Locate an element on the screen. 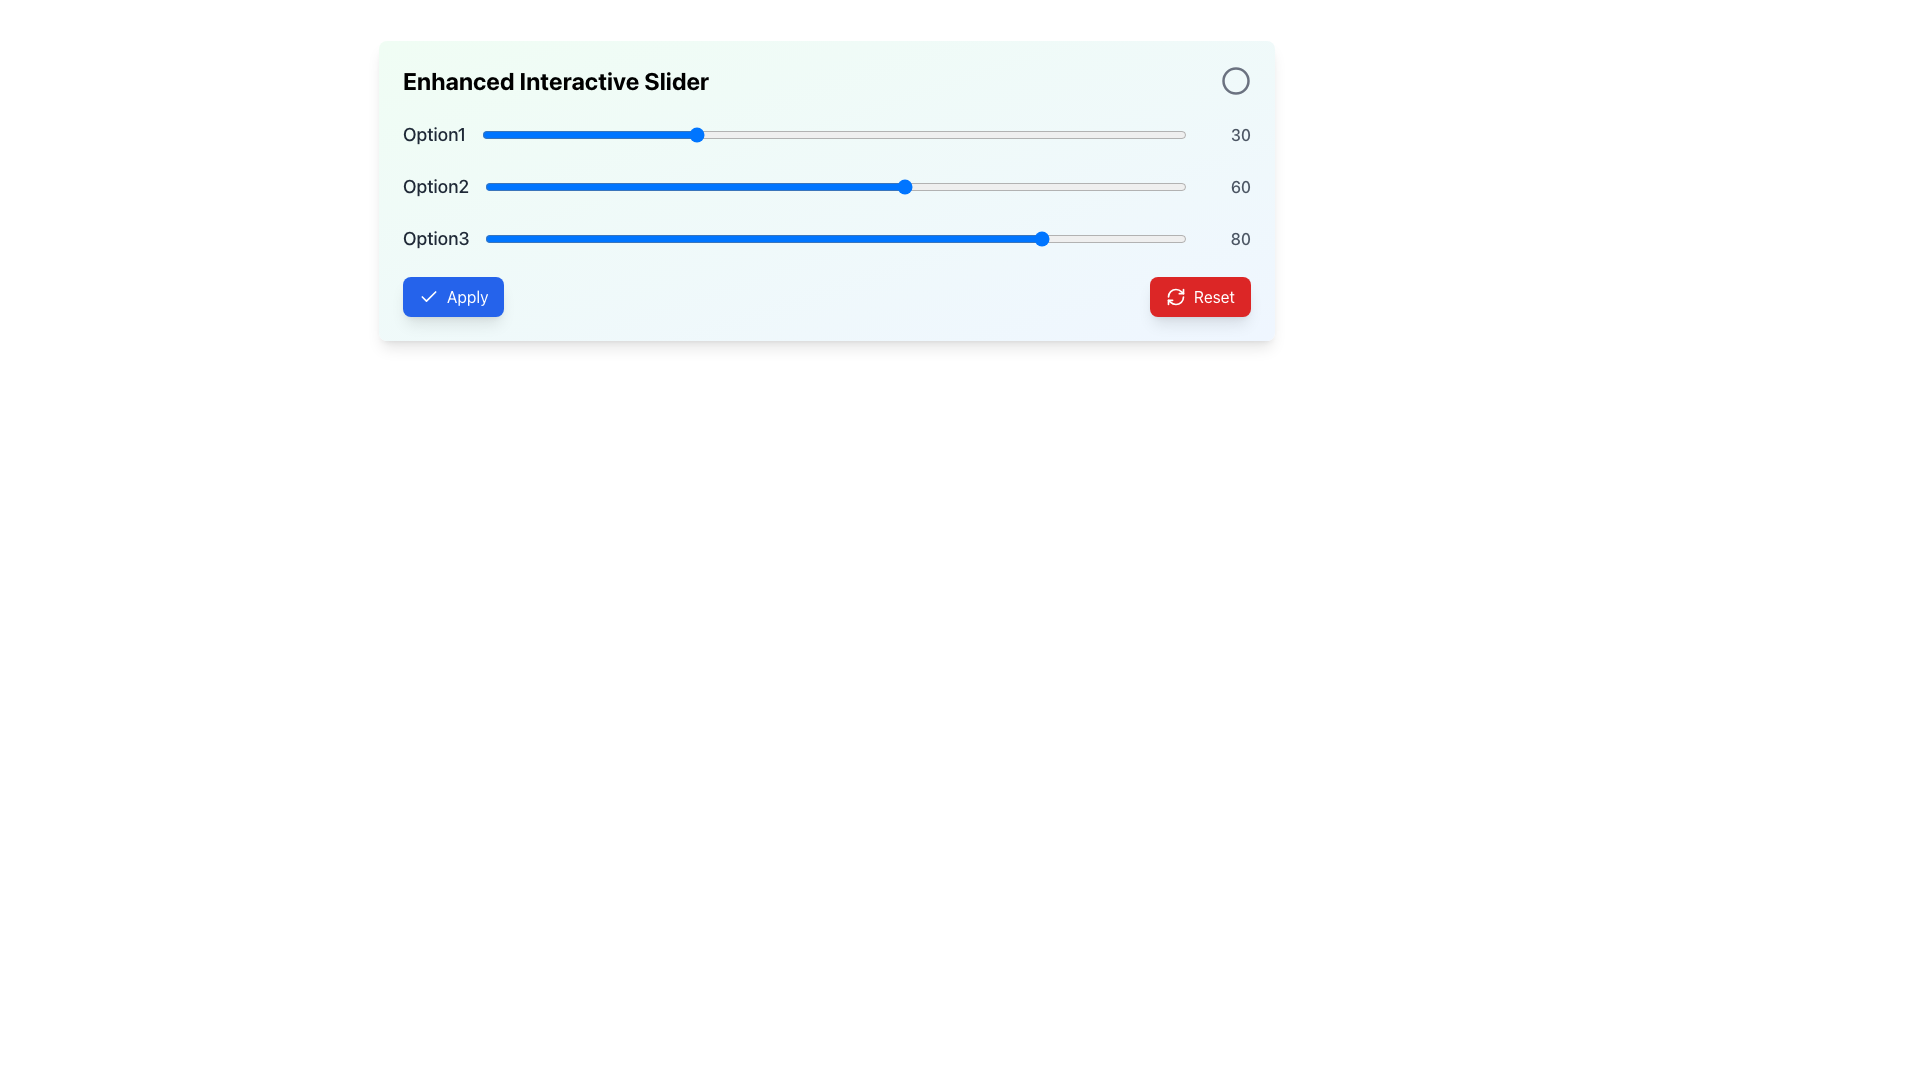 Image resolution: width=1920 pixels, height=1080 pixels. the 'Apply' text within the blue button located at the lower-left part of the interface is located at coordinates (466, 297).